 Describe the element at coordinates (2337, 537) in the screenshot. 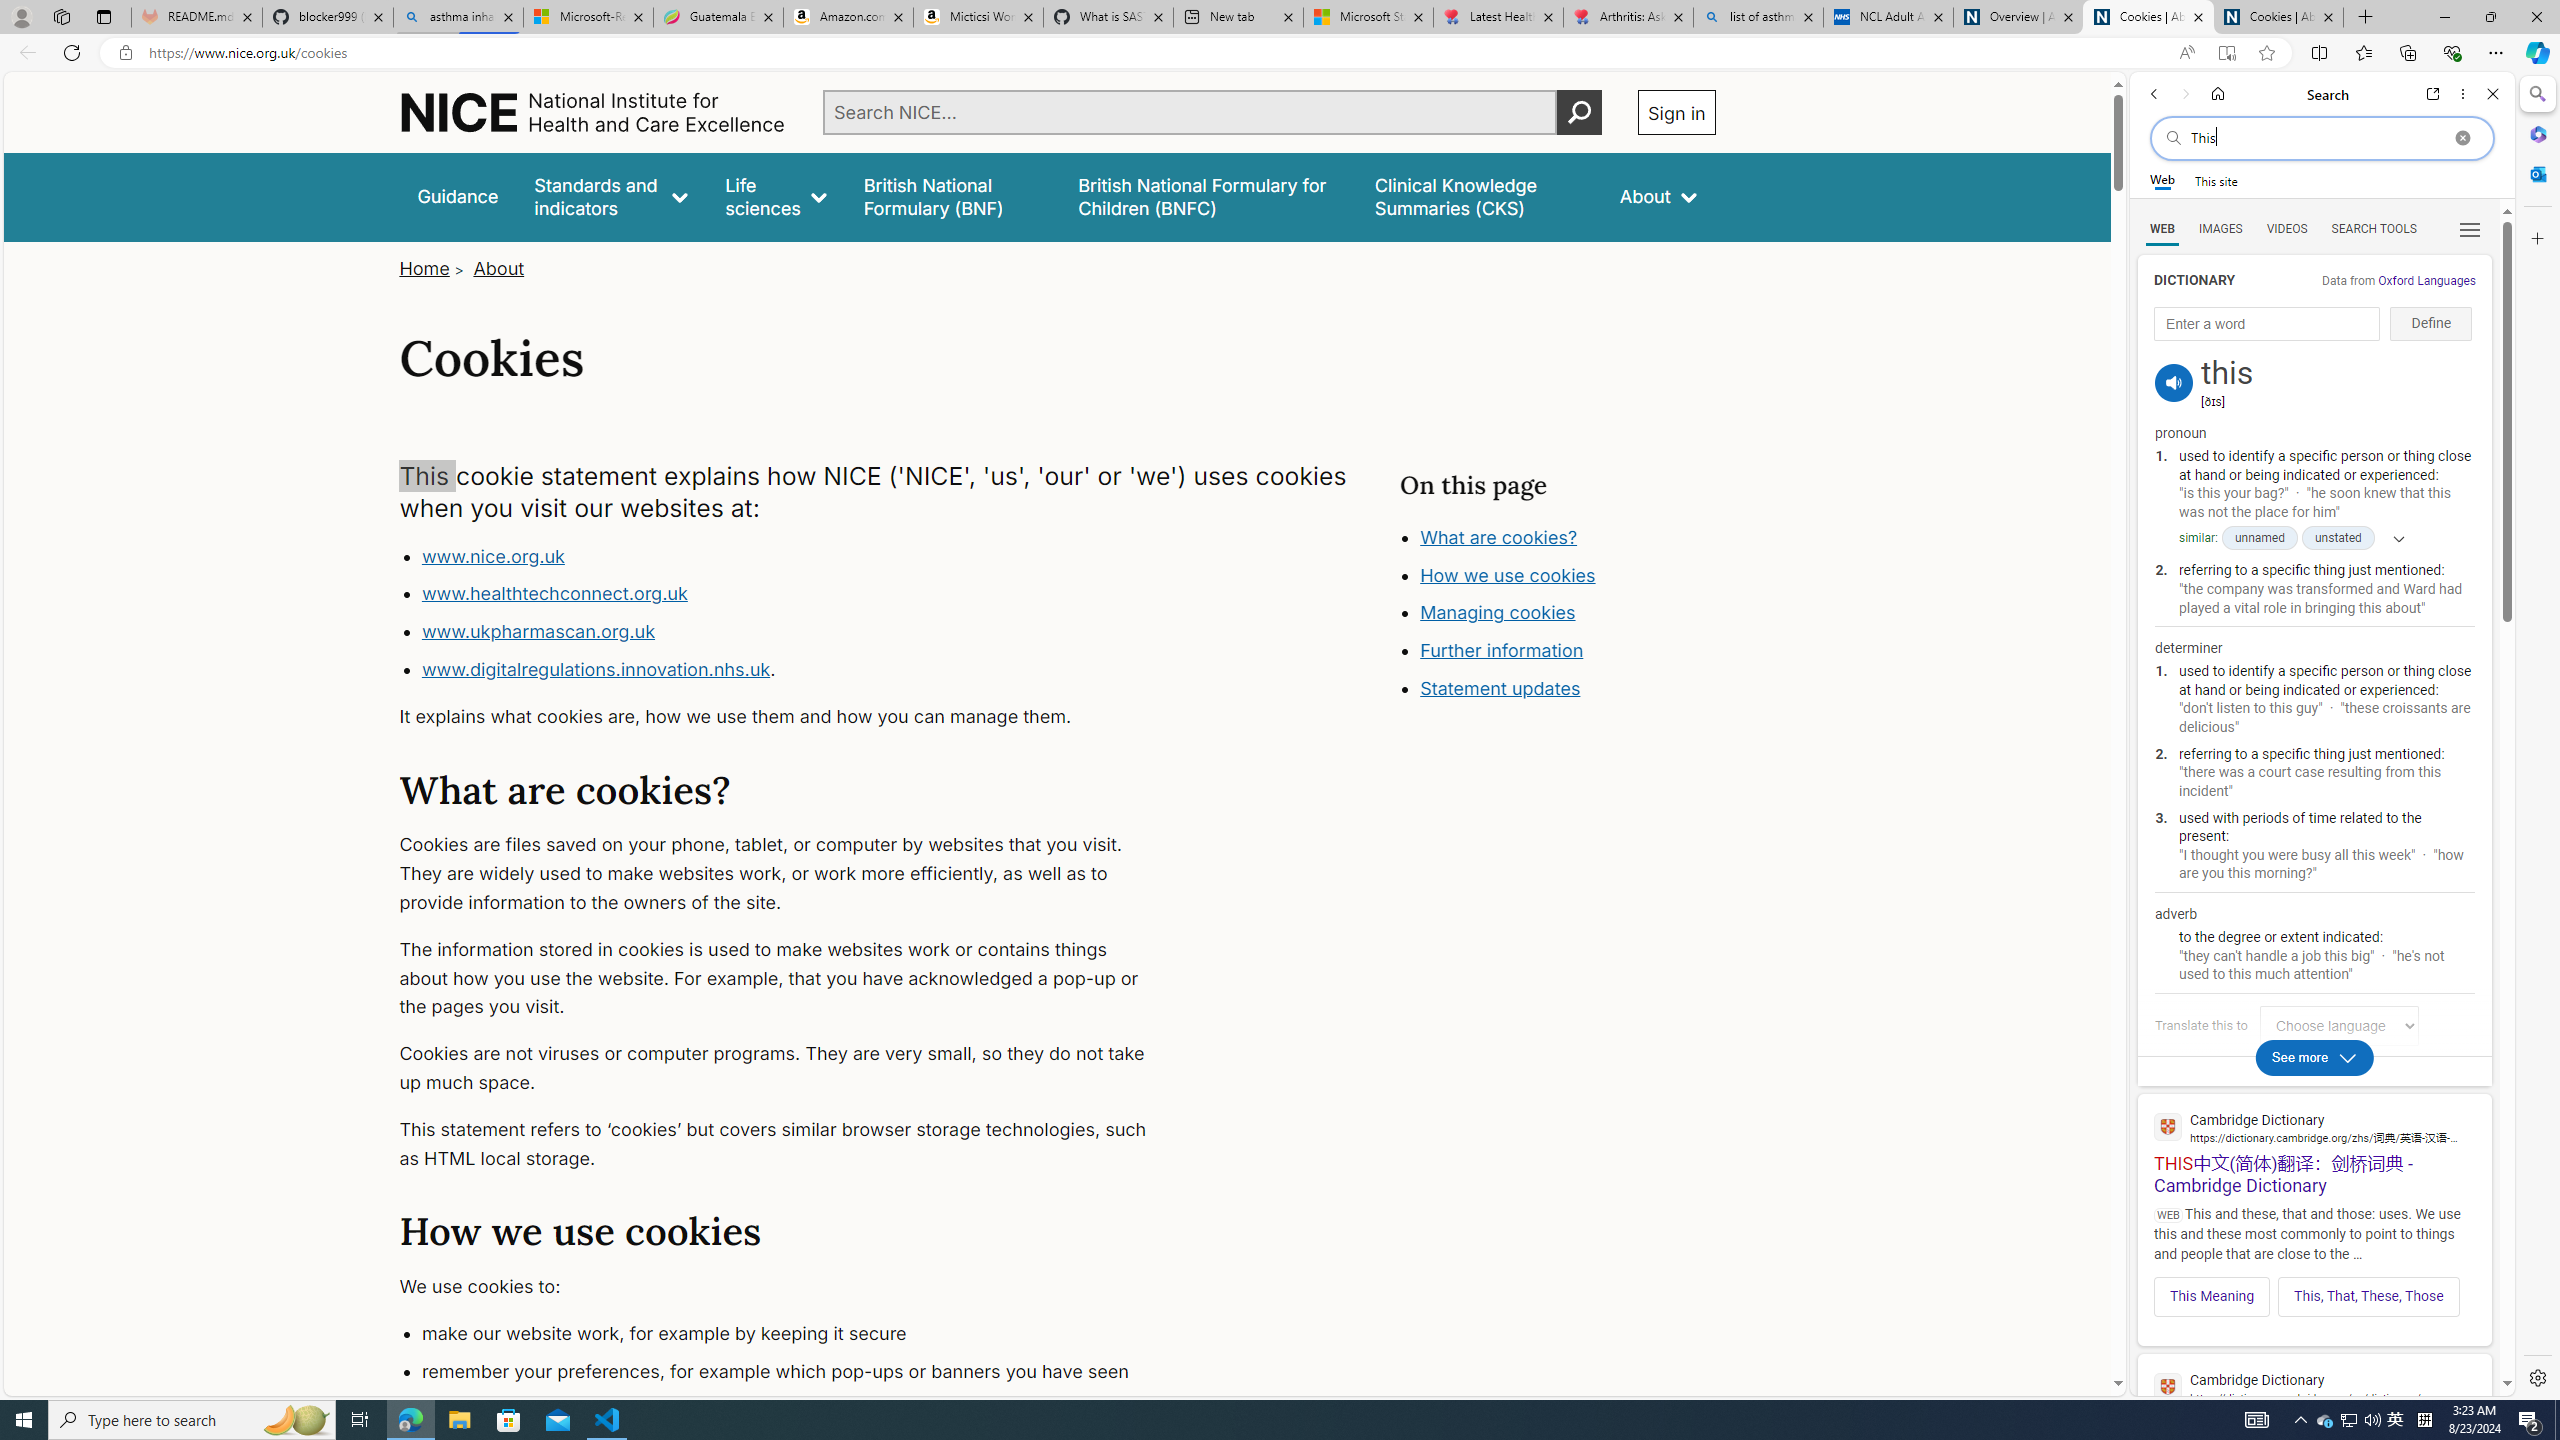

I see `'unstated'` at that location.